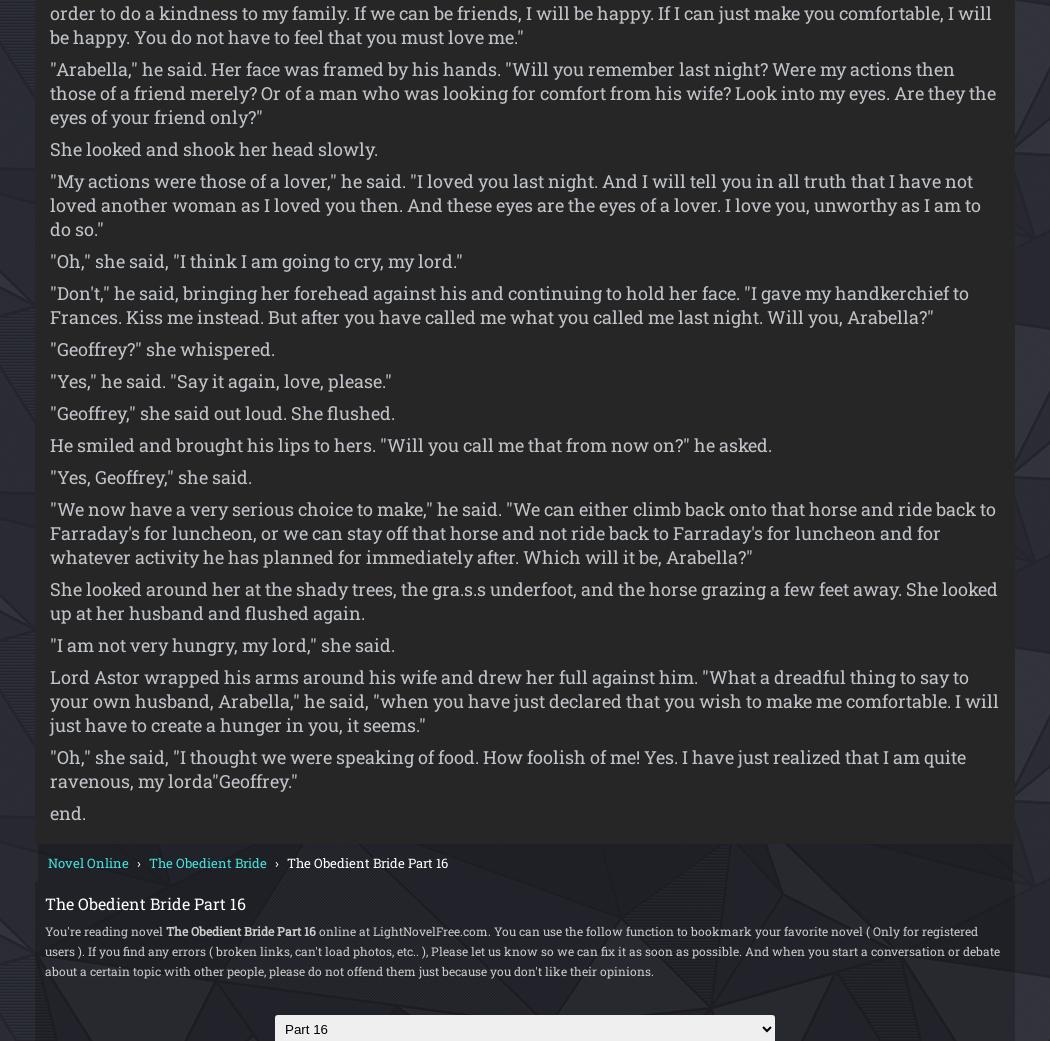 The image size is (1050, 1041). Describe the element at coordinates (221, 642) in the screenshot. I see `'"I am not very hungry, my lord," she said.'` at that location.